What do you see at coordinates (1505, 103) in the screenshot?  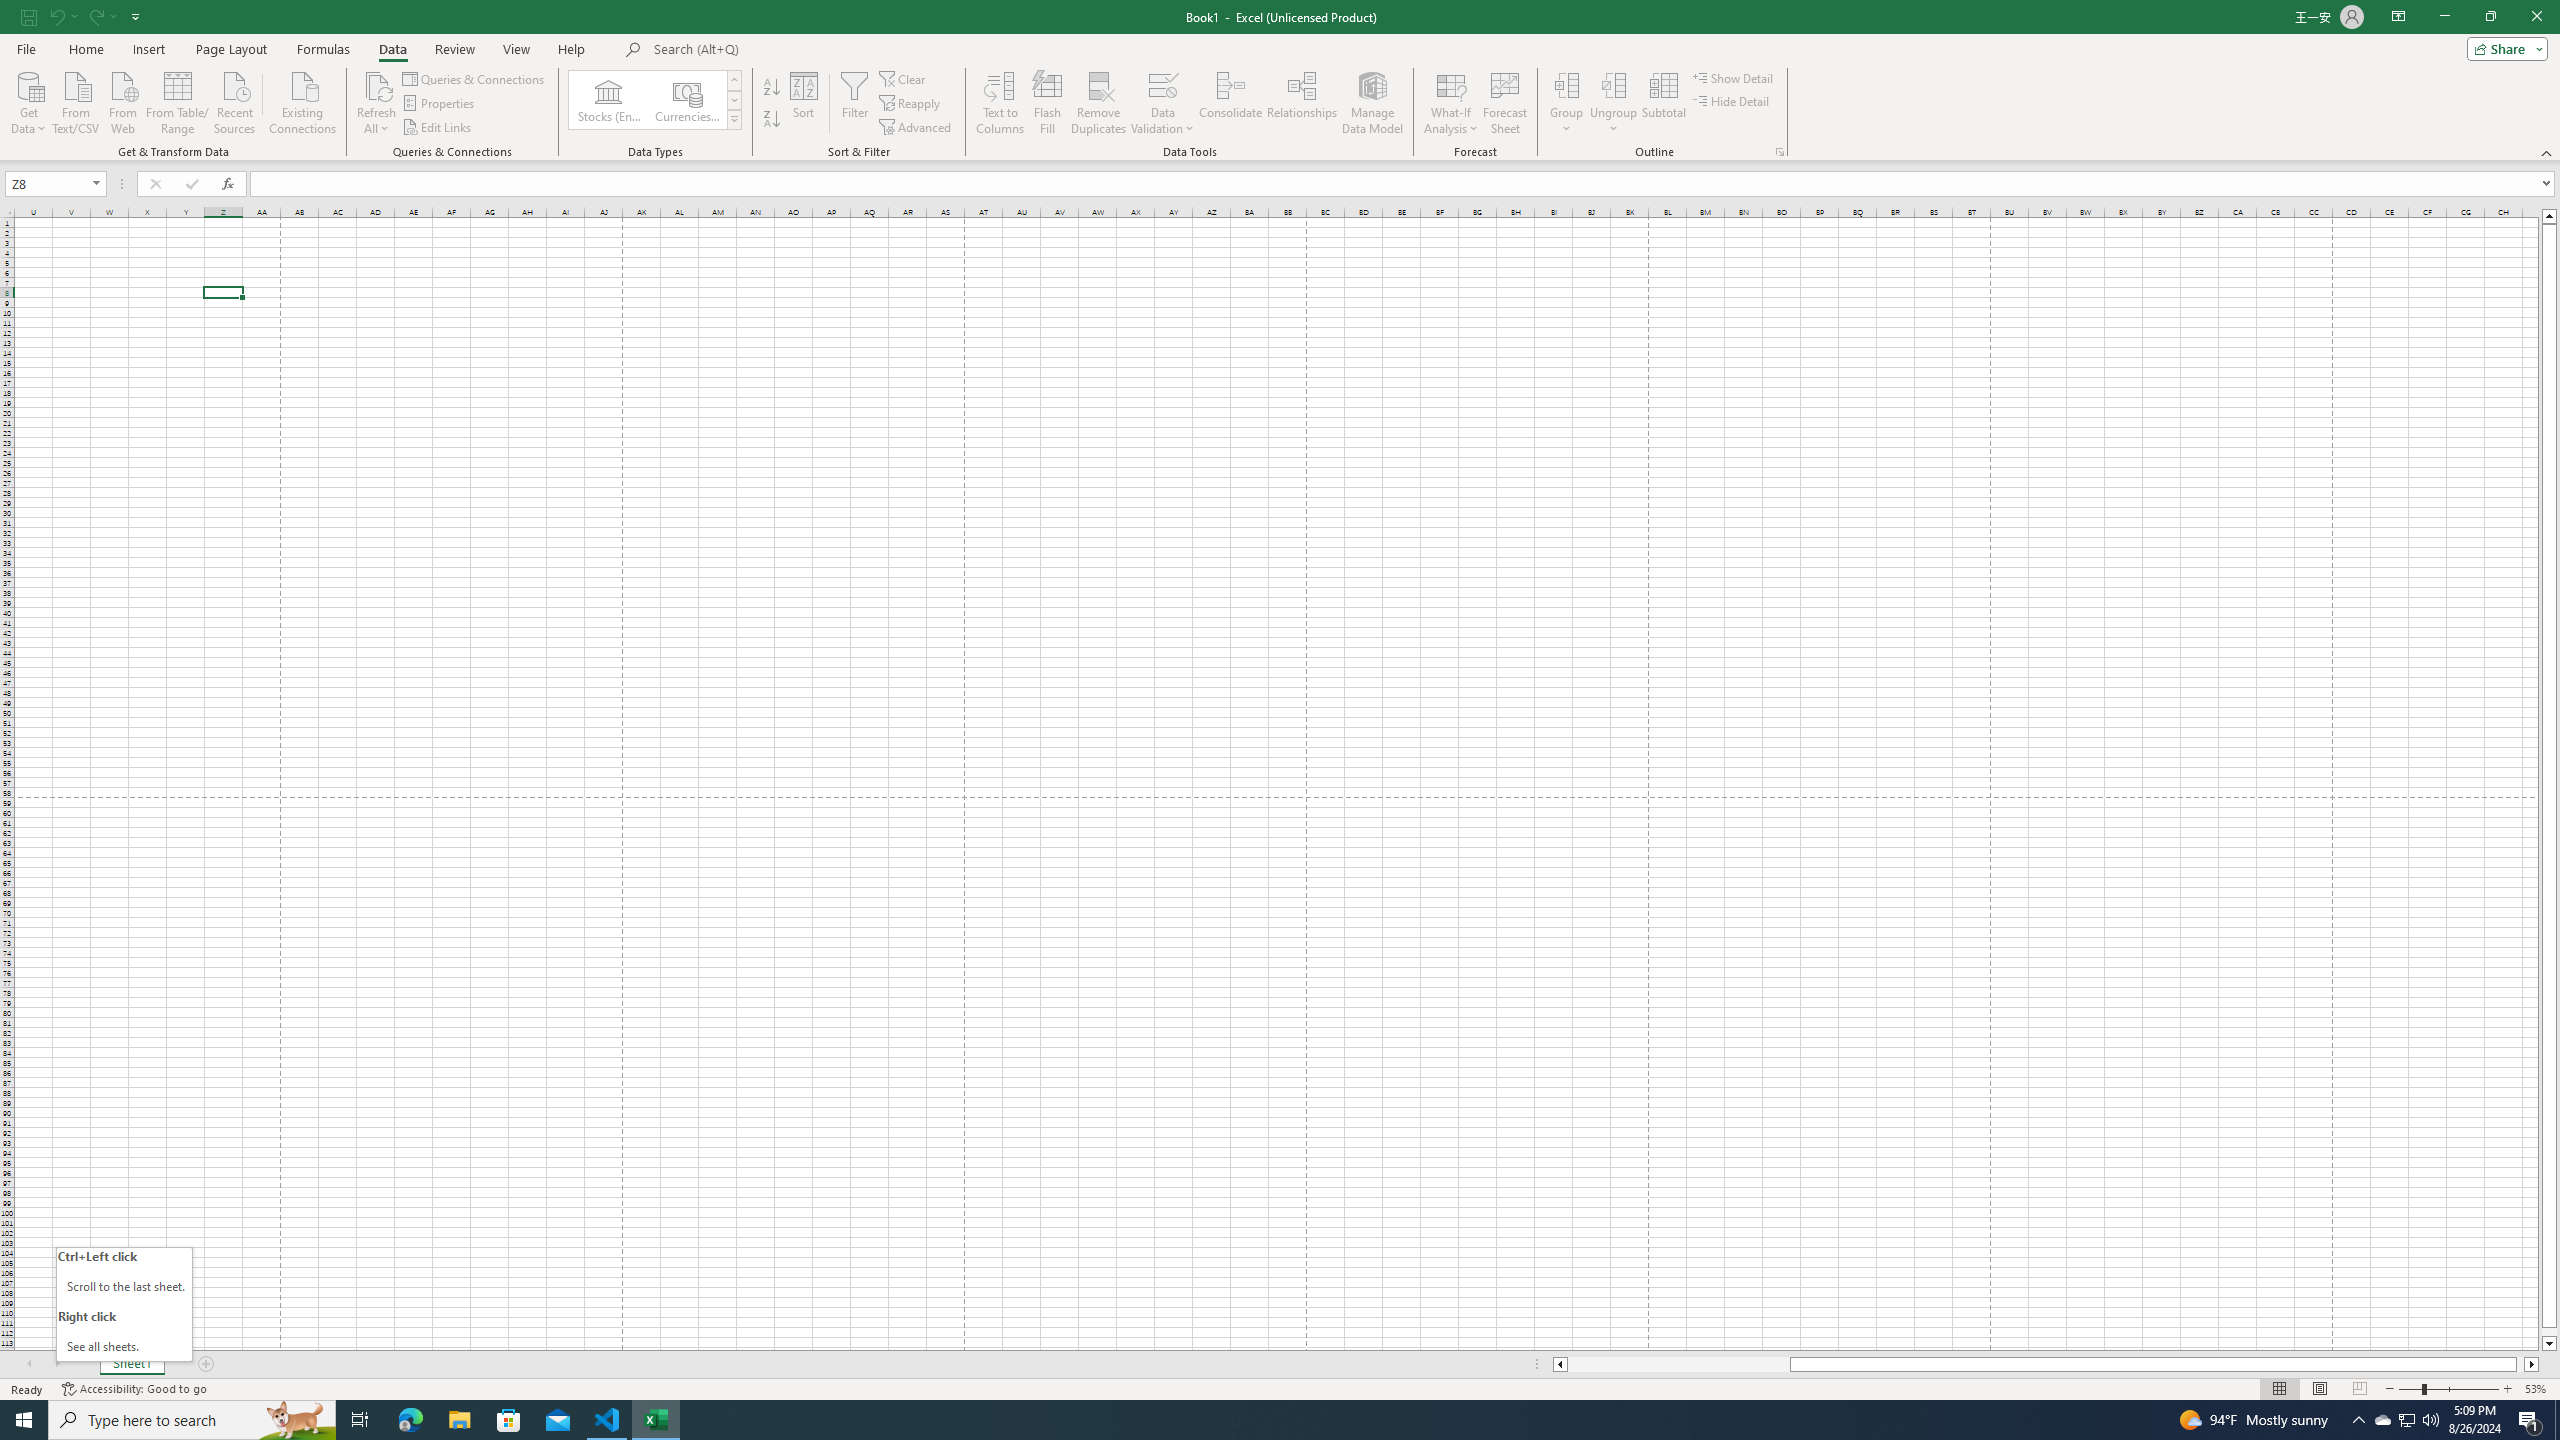 I see `'Forecast Sheet'` at bounding box center [1505, 103].